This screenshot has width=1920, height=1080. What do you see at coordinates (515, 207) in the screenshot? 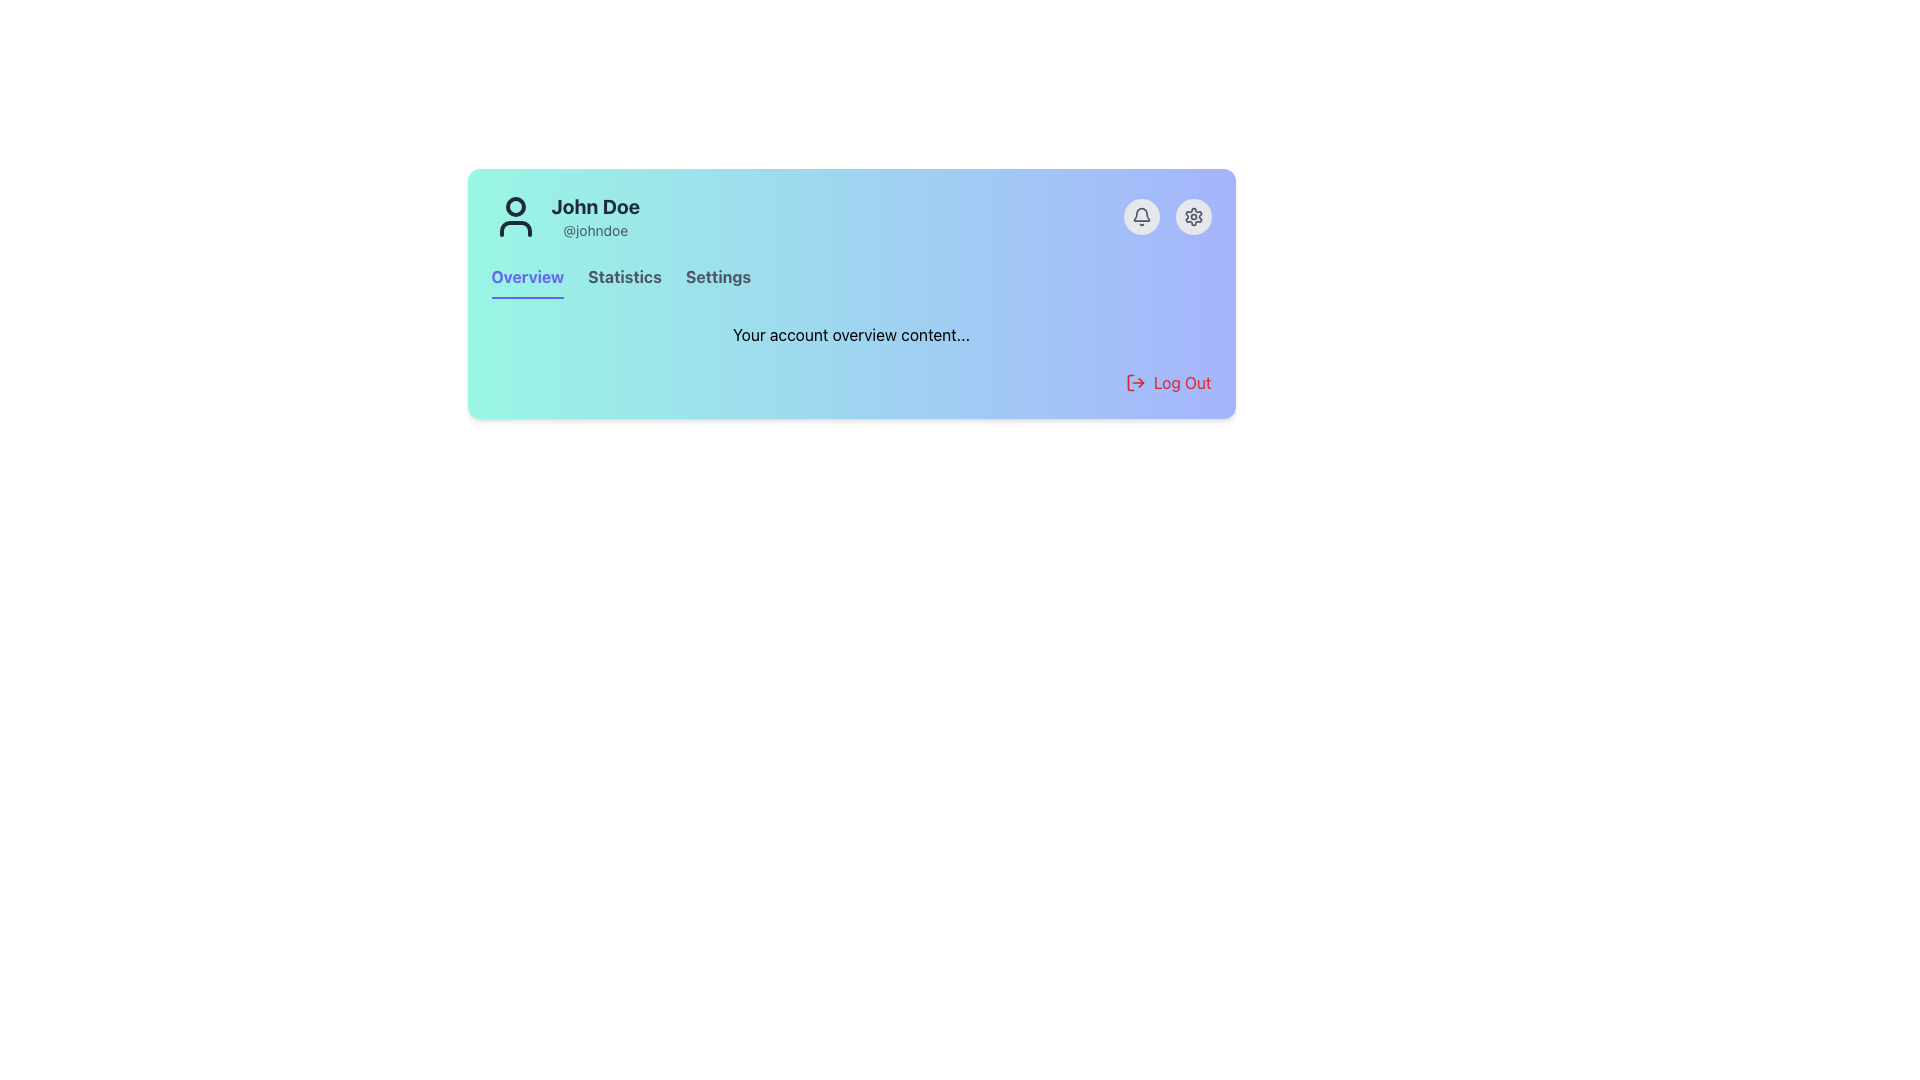
I see `the decorative Circular SVG element that represents the user's profile head, located at the center of the profile icon` at bounding box center [515, 207].